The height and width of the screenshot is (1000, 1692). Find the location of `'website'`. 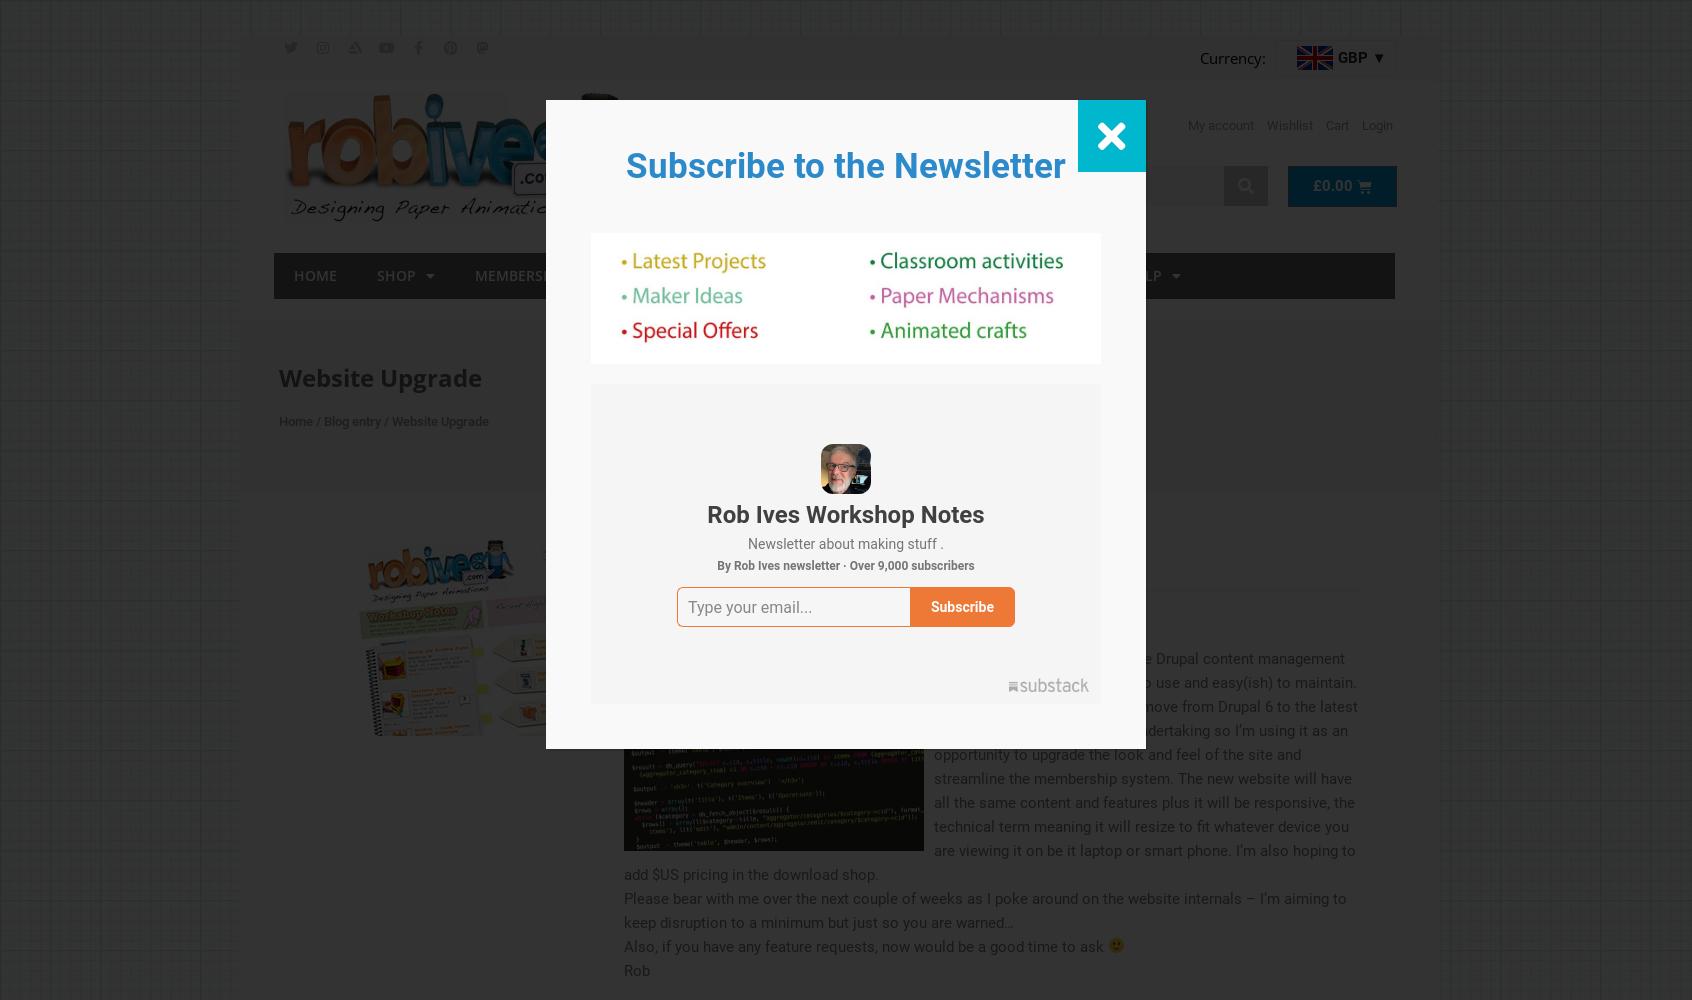

'website' is located at coordinates (650, 603).